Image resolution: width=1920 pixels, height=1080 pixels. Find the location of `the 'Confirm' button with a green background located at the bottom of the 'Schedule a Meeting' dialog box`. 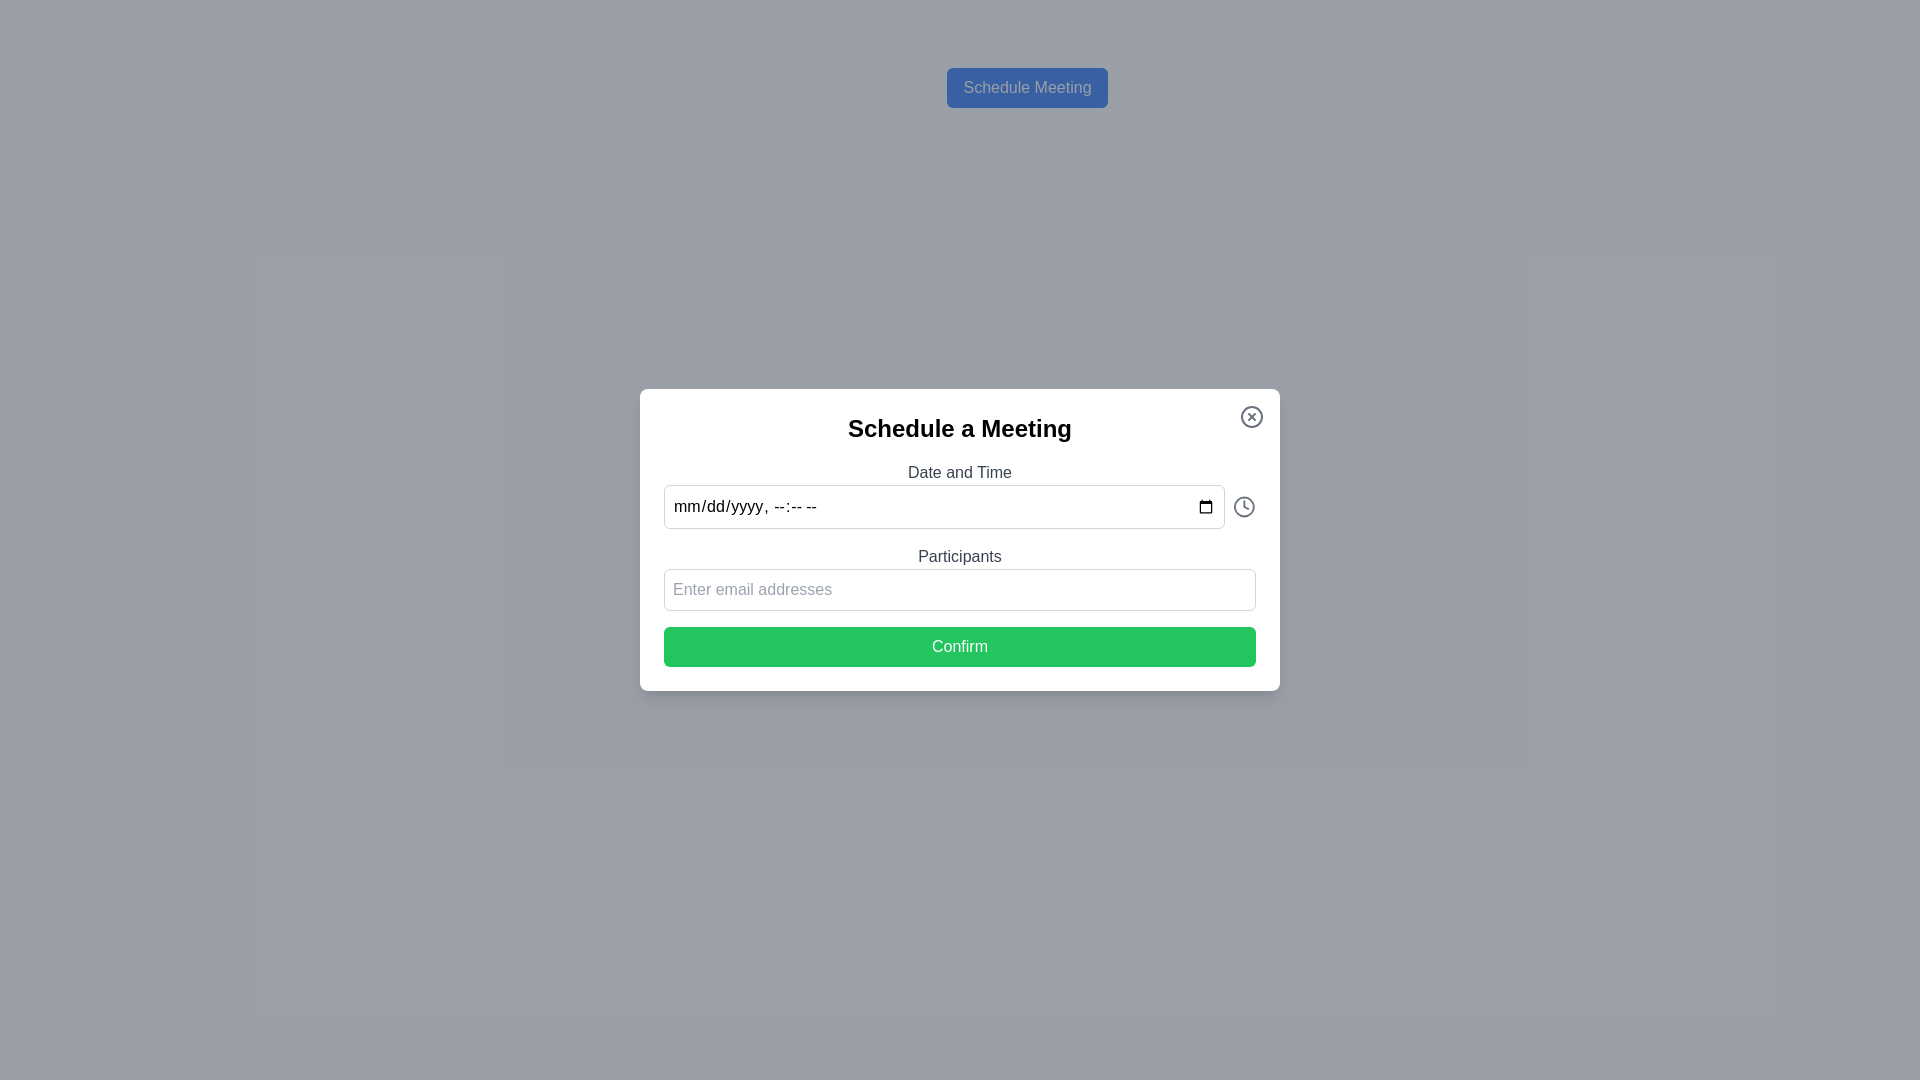

the 'Confirm' button with a green background located at the bottom of the 'Schedule a Meeting' dialog box is located at coordinates (960, 647).